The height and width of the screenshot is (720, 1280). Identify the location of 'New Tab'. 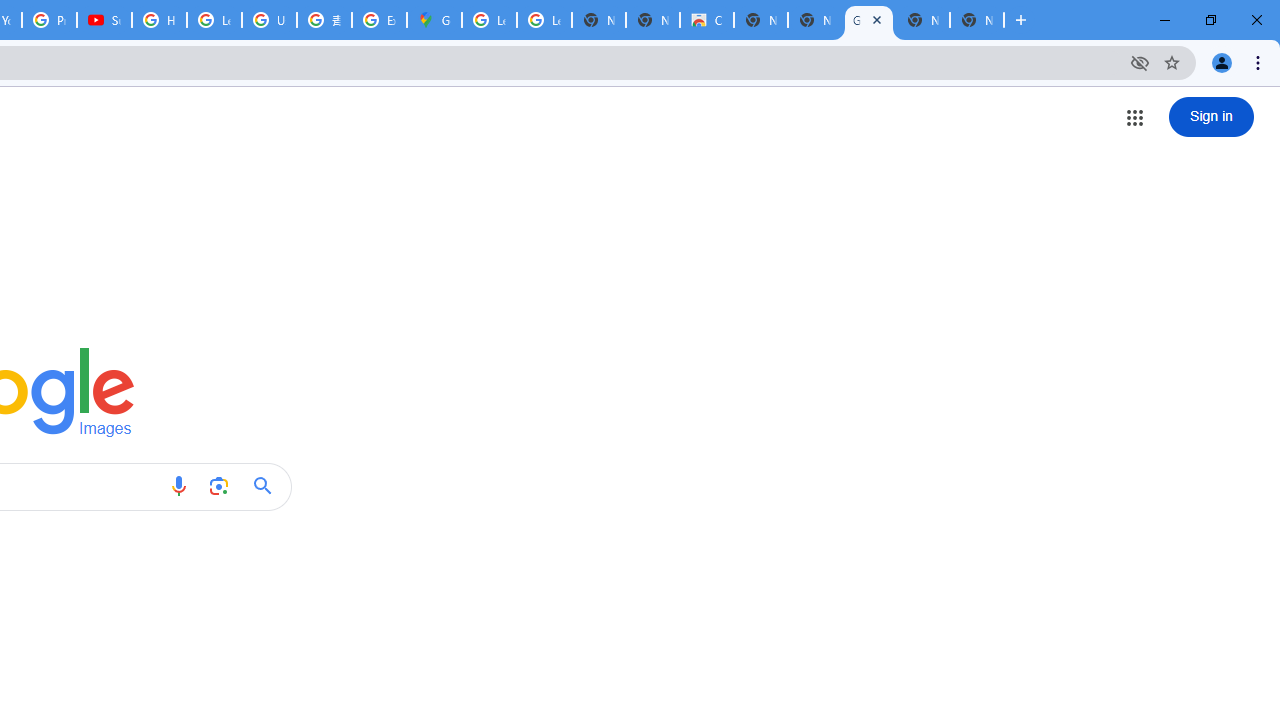
(976, 20).